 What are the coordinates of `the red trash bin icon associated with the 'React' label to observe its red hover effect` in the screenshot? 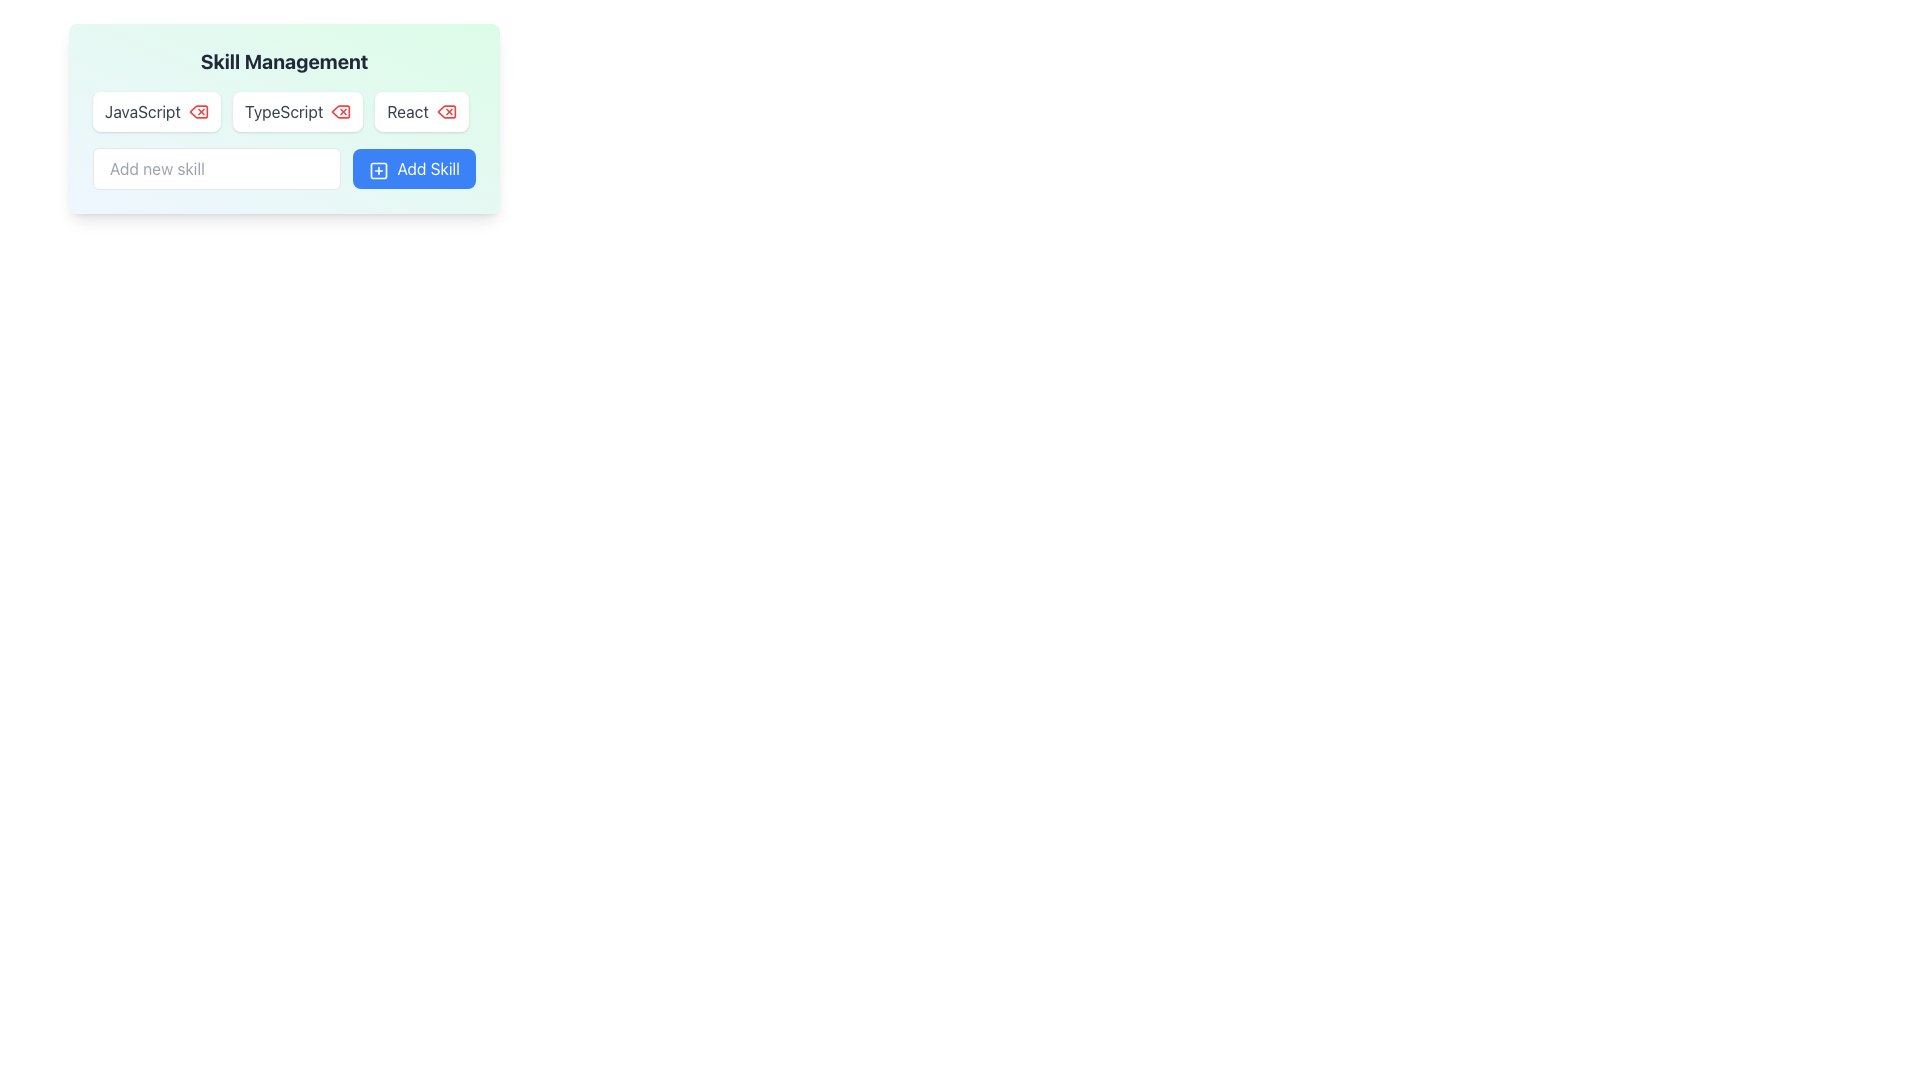 It's located at (445, 111).